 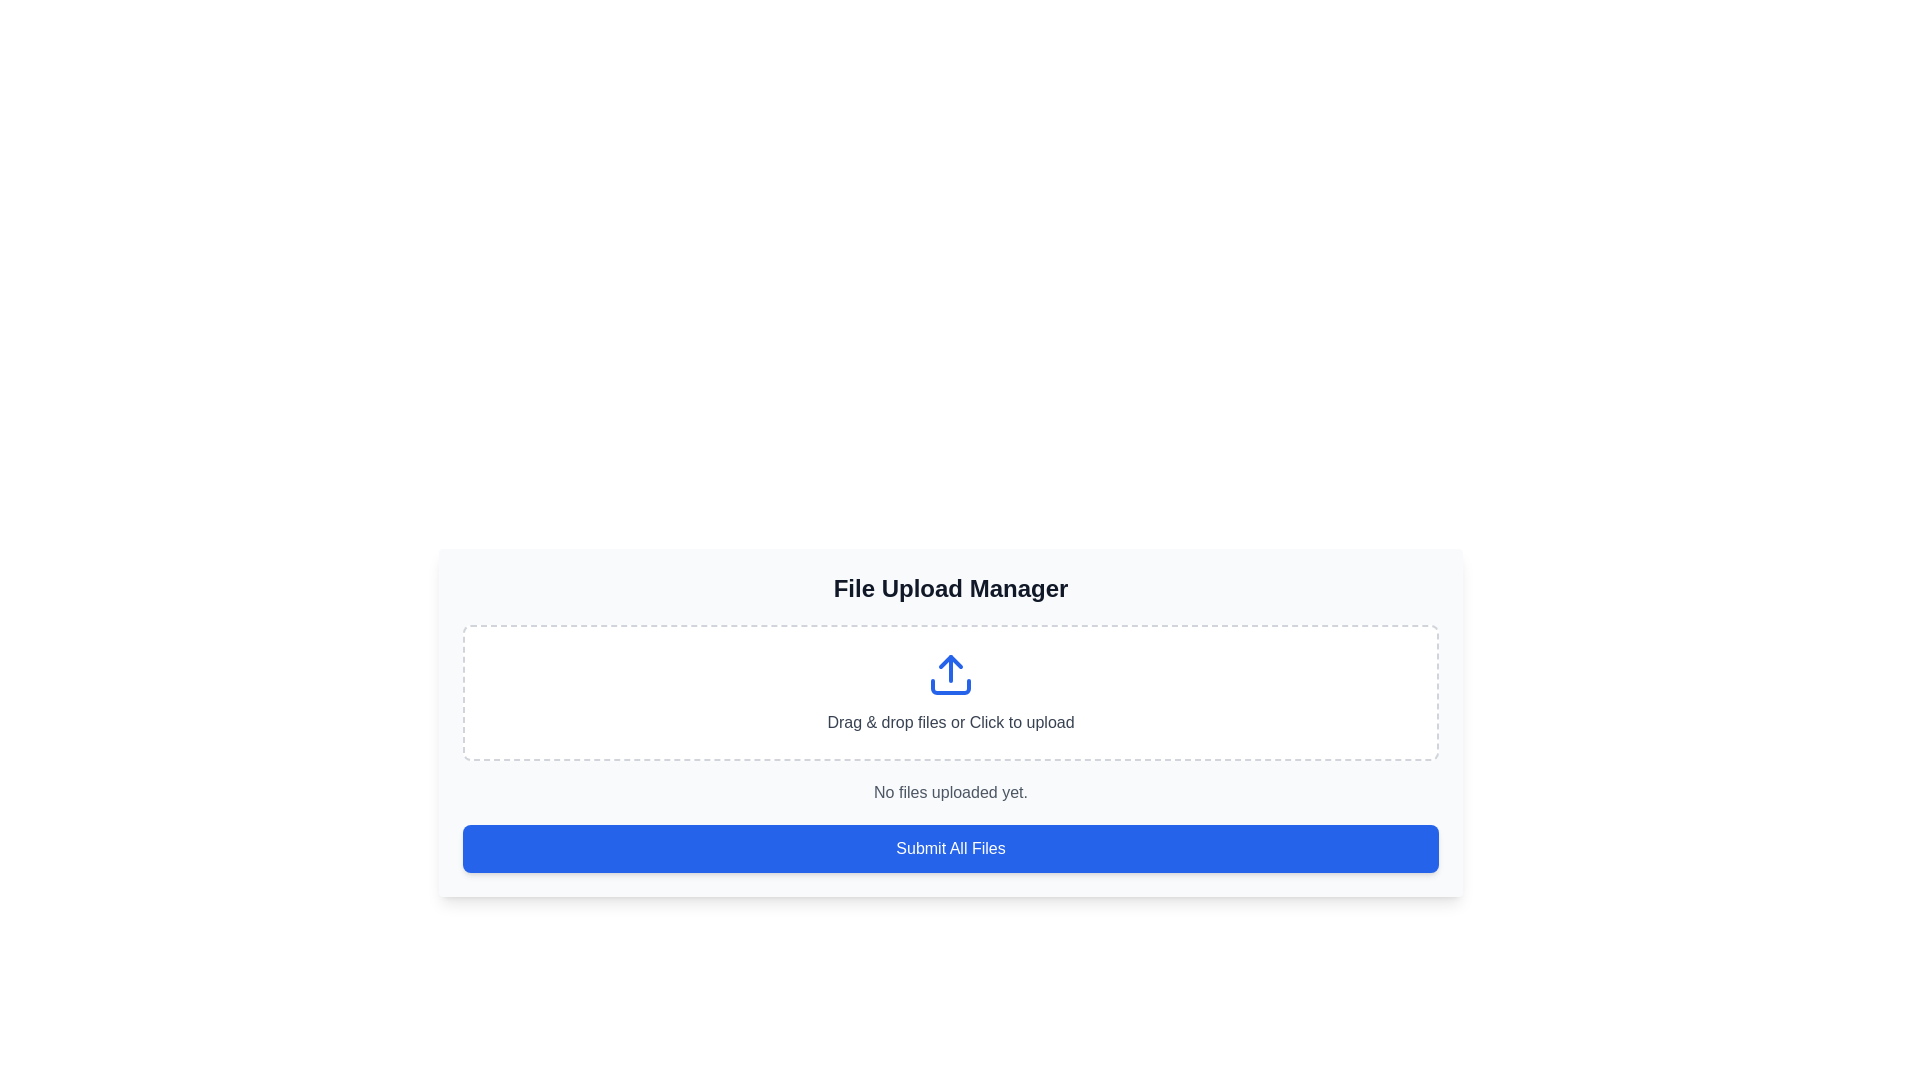 What do you see at coordinates (949, 685) in the screenshot?
I see `the 'tray' portion of the upload symbol, which indicates an area for uploading files, located below the 'File Upload Manager' header` at bounding box center [949, 685].